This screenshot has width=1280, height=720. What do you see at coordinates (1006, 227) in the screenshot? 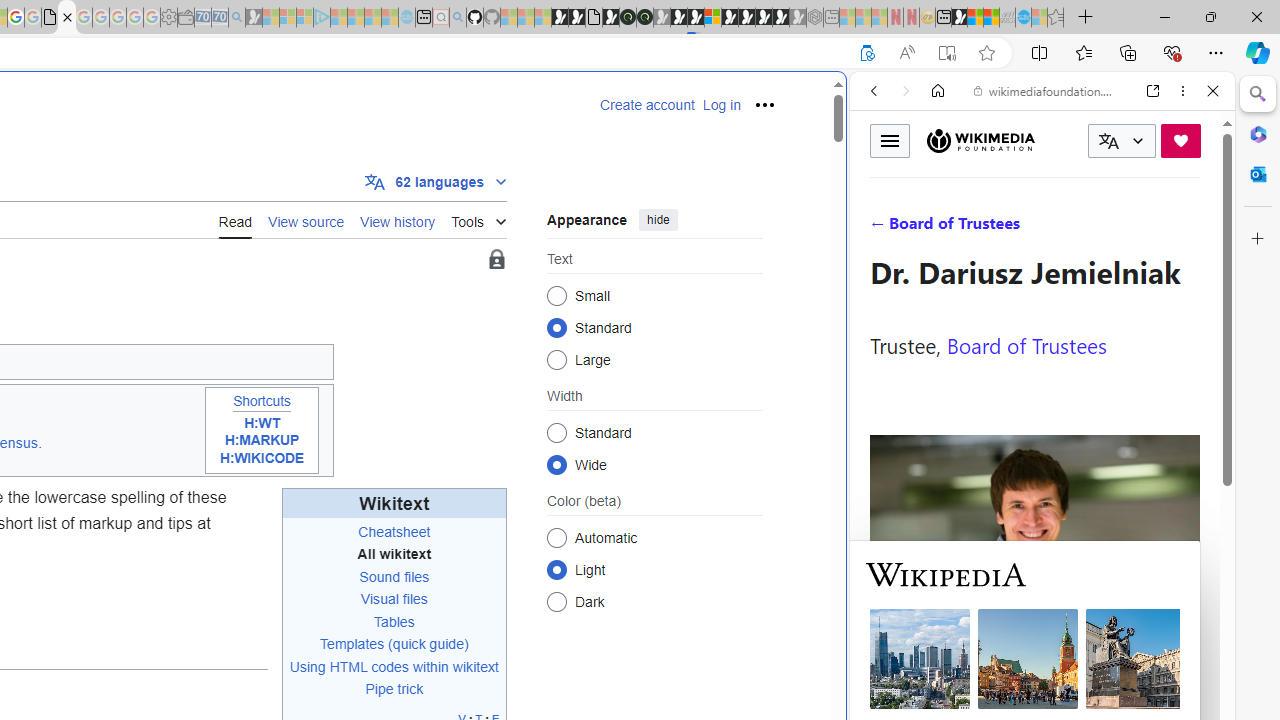
I see `'VIDEOS'` at bounding box center [1006, 227].